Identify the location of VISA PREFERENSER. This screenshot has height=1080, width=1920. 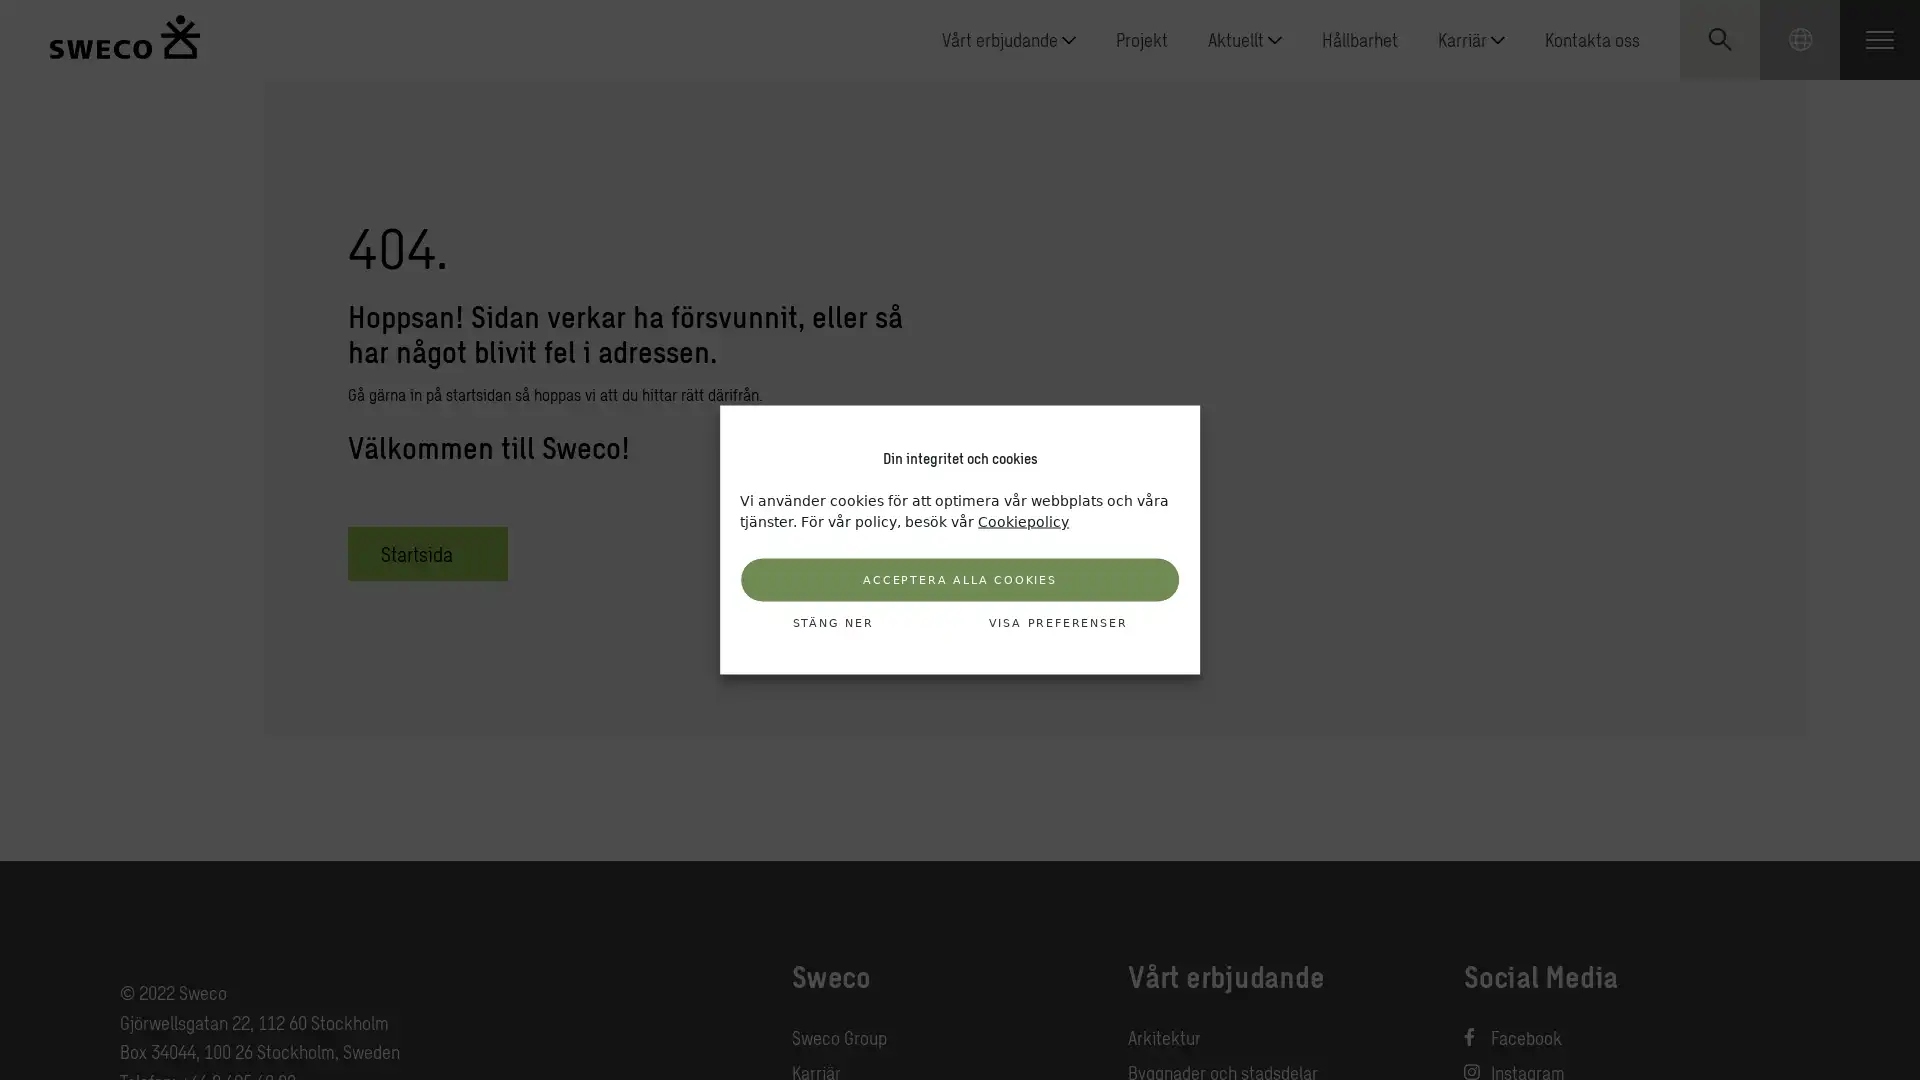
(1056, 622).